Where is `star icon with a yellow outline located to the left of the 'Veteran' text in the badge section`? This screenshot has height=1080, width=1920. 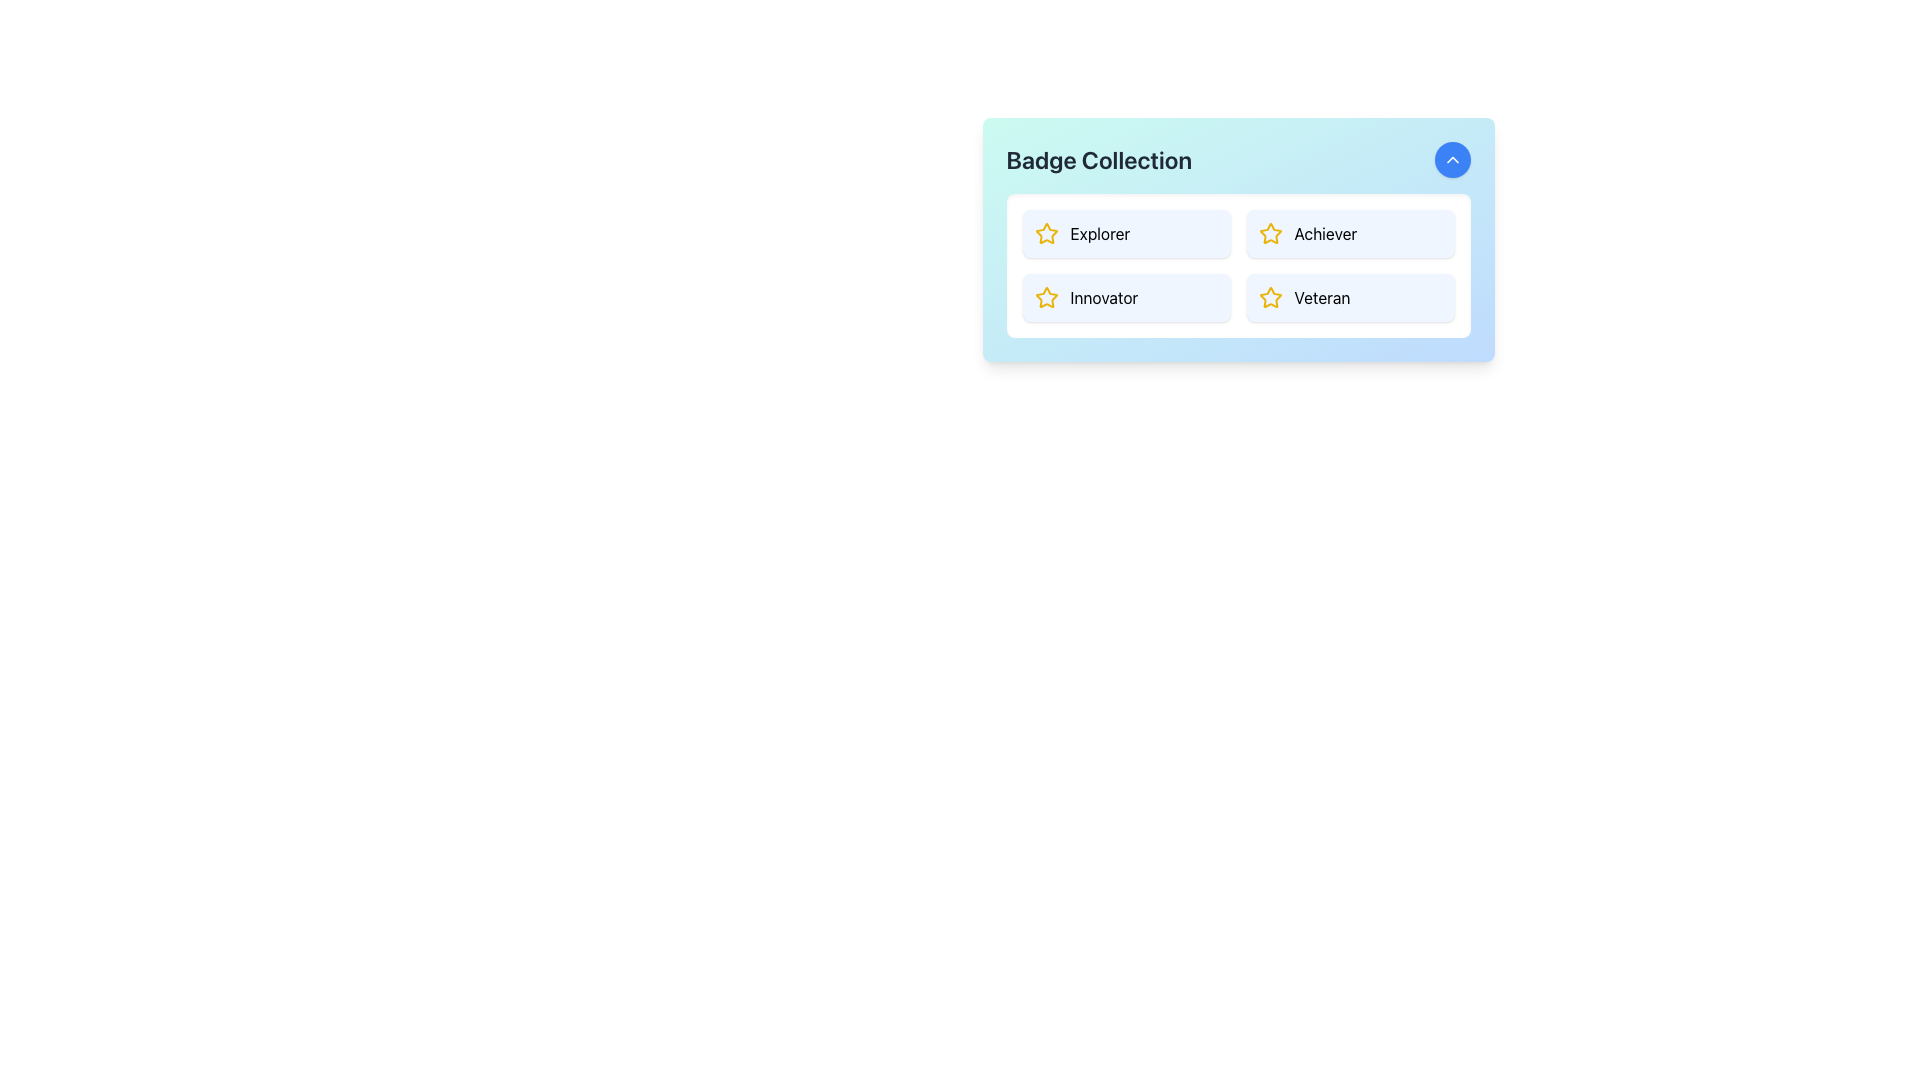
star icon with a yellow outline located to the left of the 'Veteran' text in the badge section is located at coordinates (1269, 297).